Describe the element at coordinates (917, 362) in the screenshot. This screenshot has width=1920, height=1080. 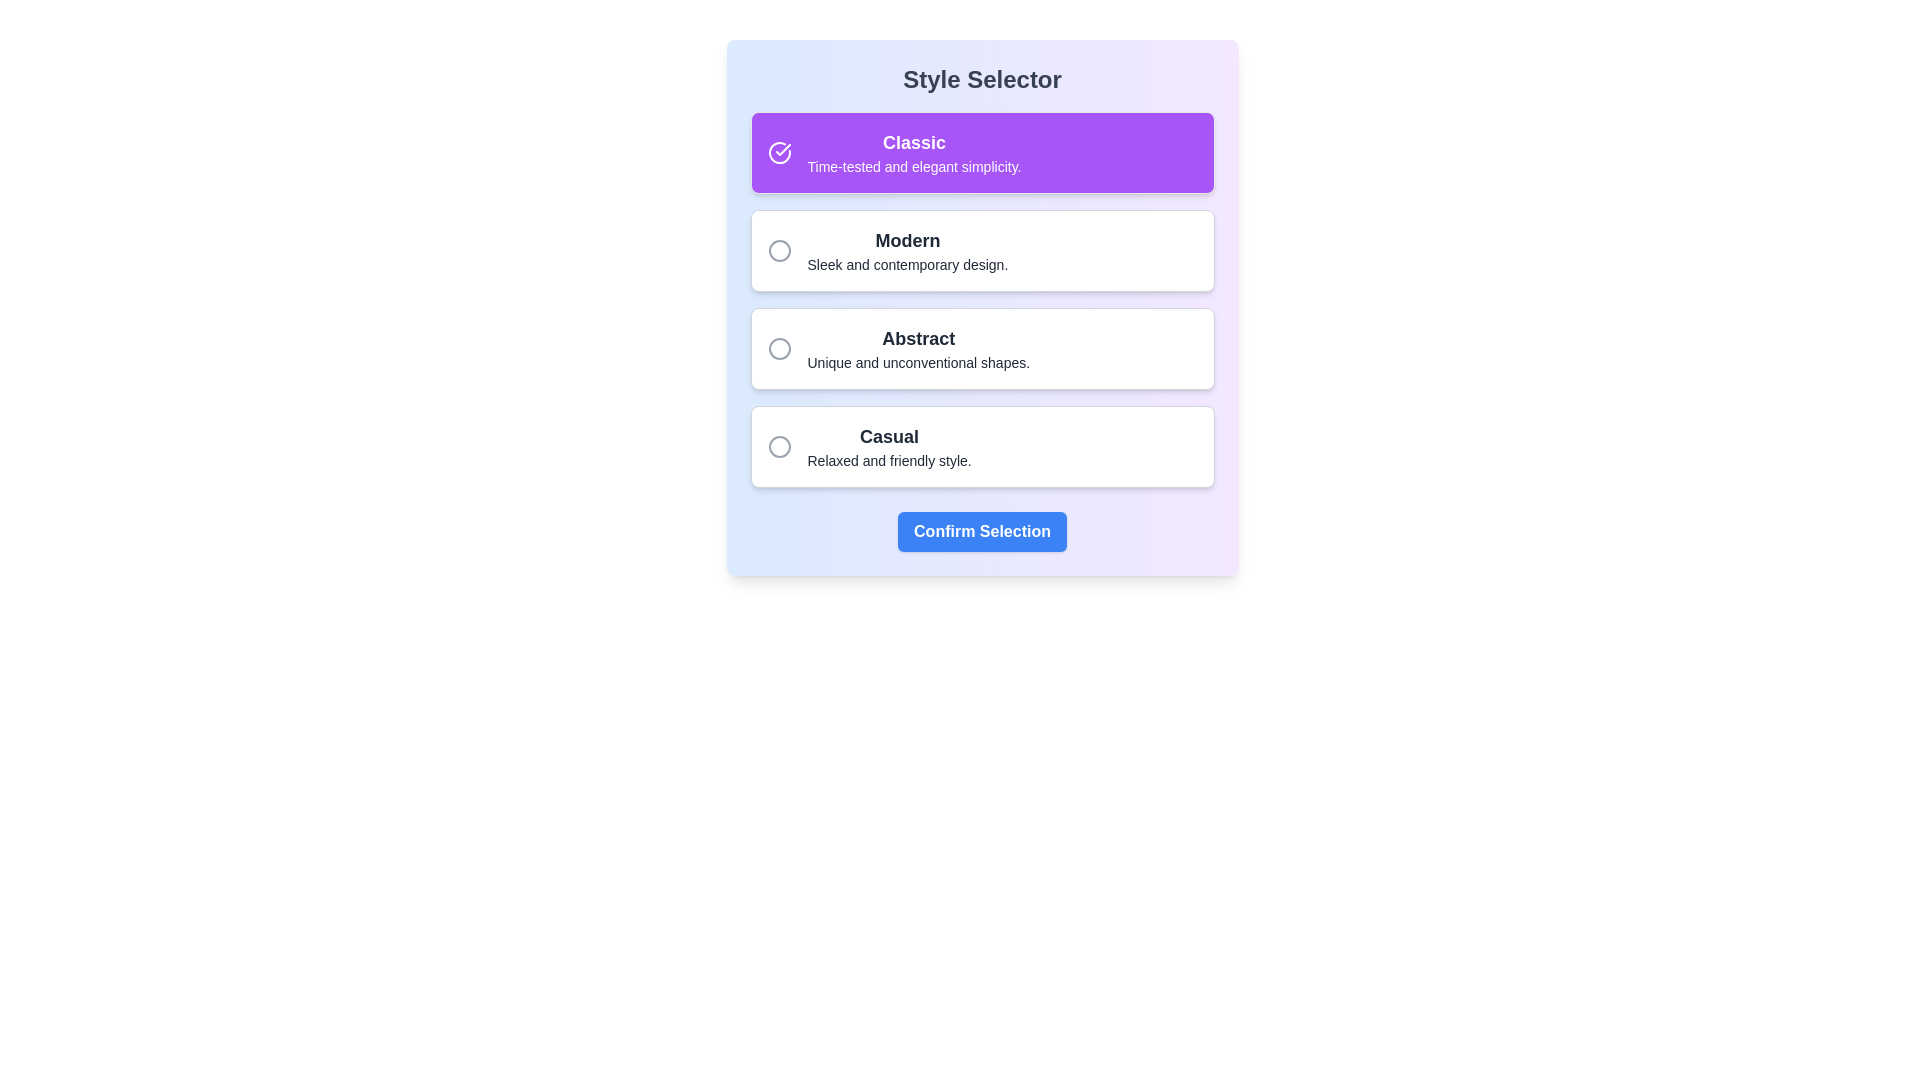
I see `the descriptive text label for the 'Abstract' style option, located beneath 'Abstract' in the Style Selector` at that location.